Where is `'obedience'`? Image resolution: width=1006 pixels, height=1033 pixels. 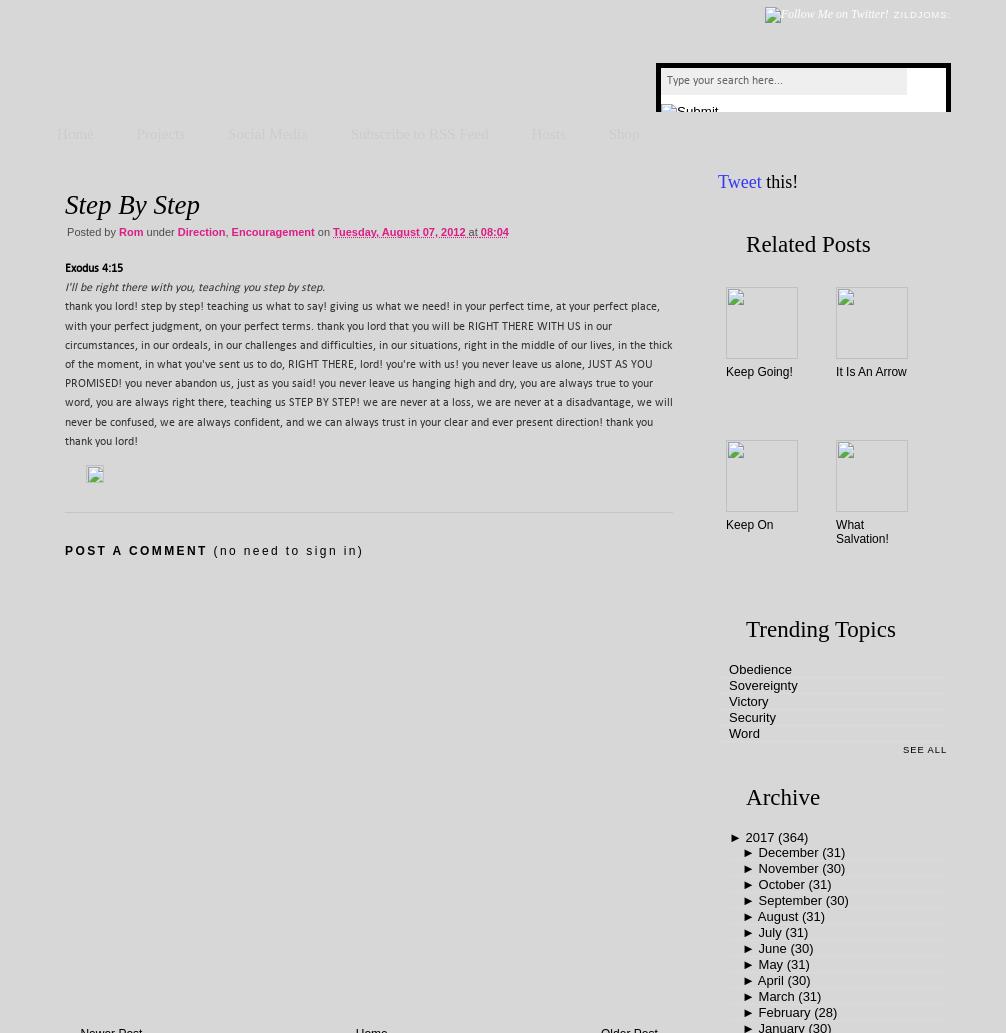
'obedience' is located at coordinates (759, 668).